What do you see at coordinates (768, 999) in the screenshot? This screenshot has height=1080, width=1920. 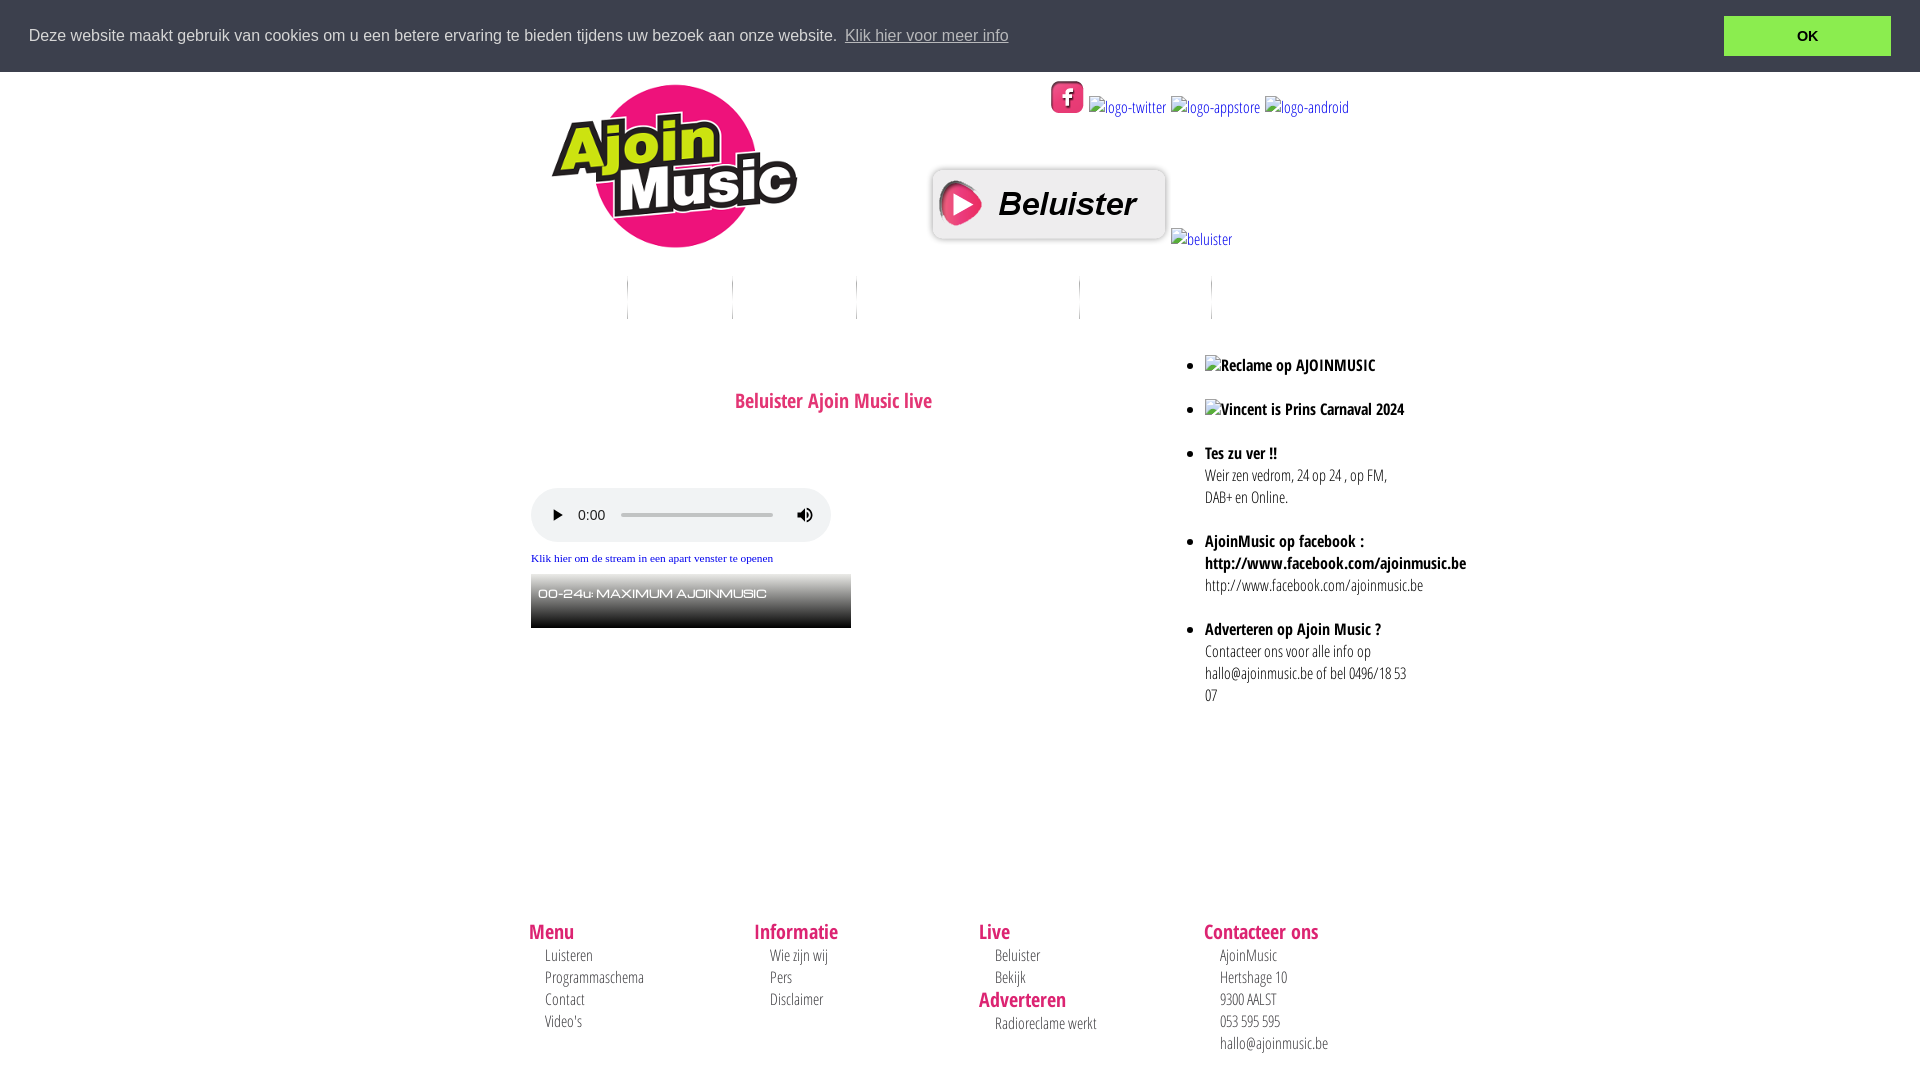 I see `'Disclaimer'` at bounding box center [768, 999].